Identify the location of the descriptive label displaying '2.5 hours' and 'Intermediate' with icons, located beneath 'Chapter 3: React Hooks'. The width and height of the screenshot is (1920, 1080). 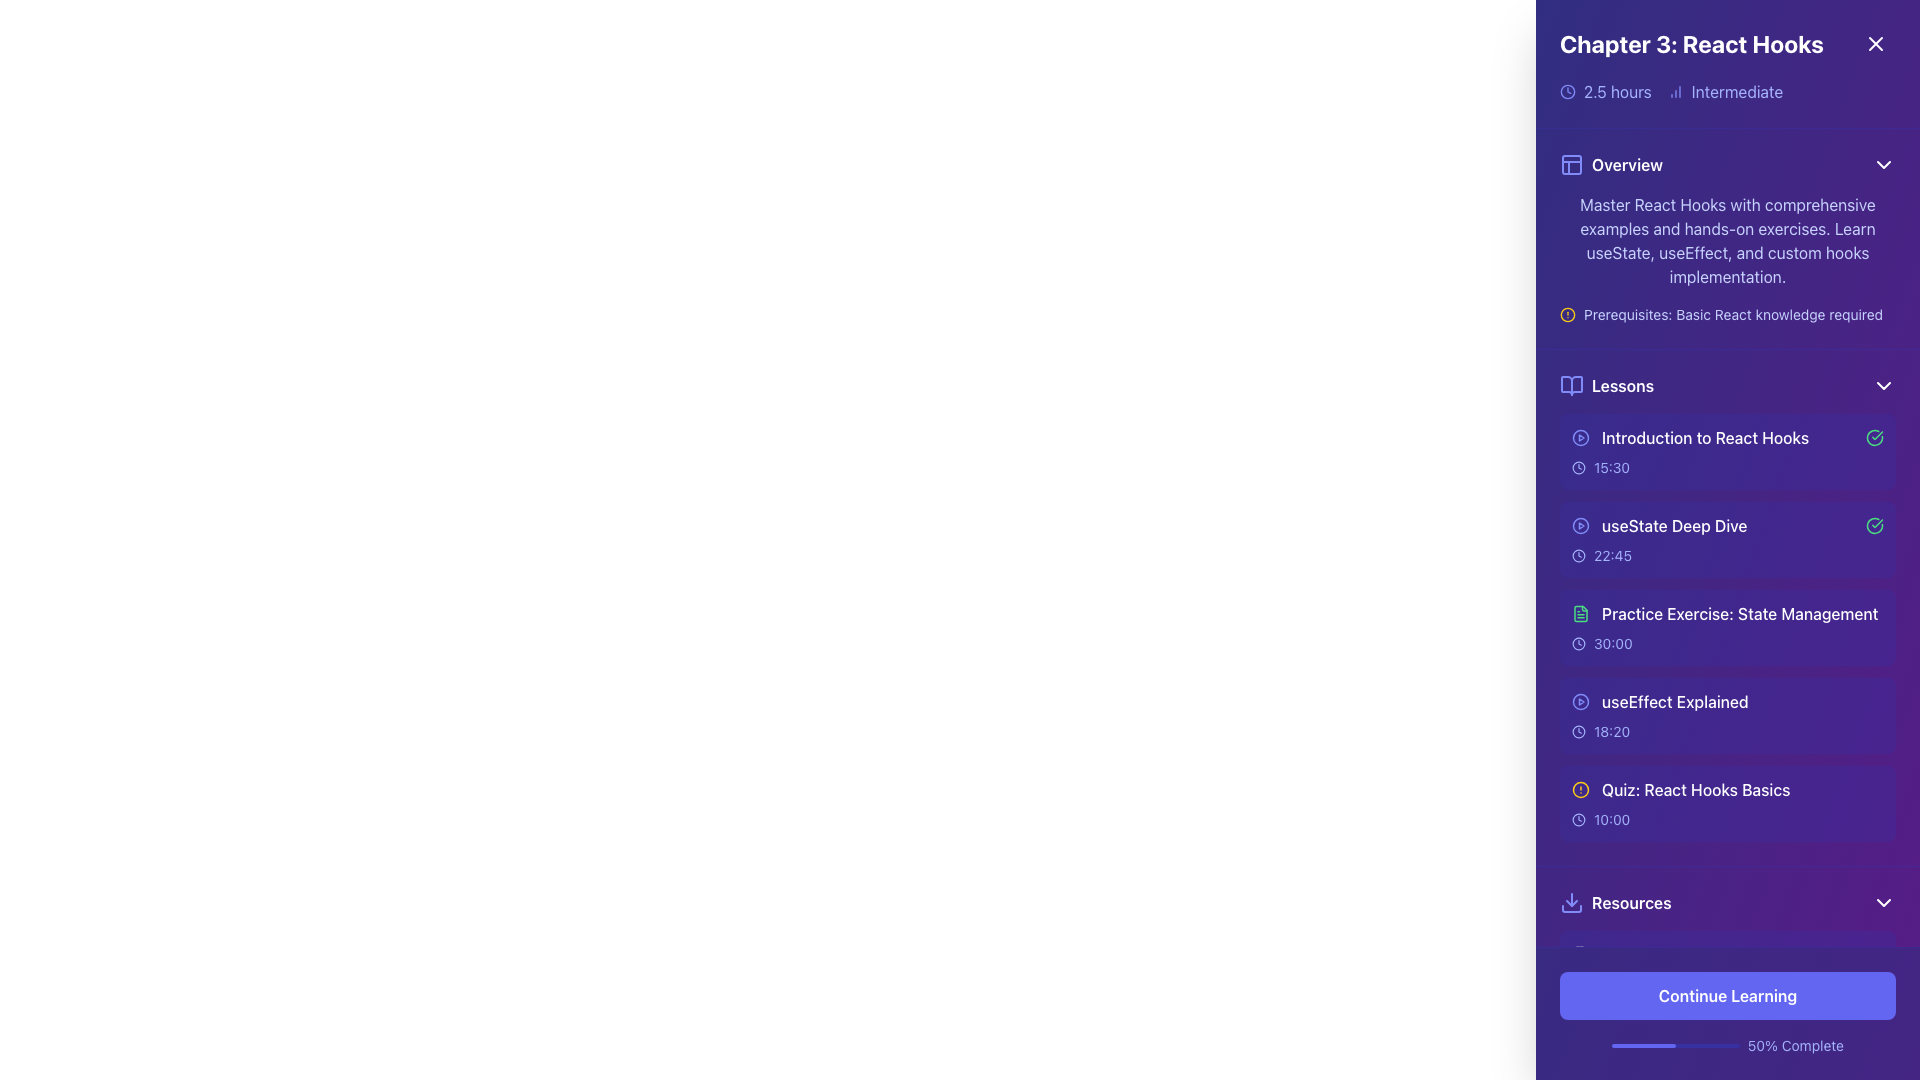
(1727, 92).